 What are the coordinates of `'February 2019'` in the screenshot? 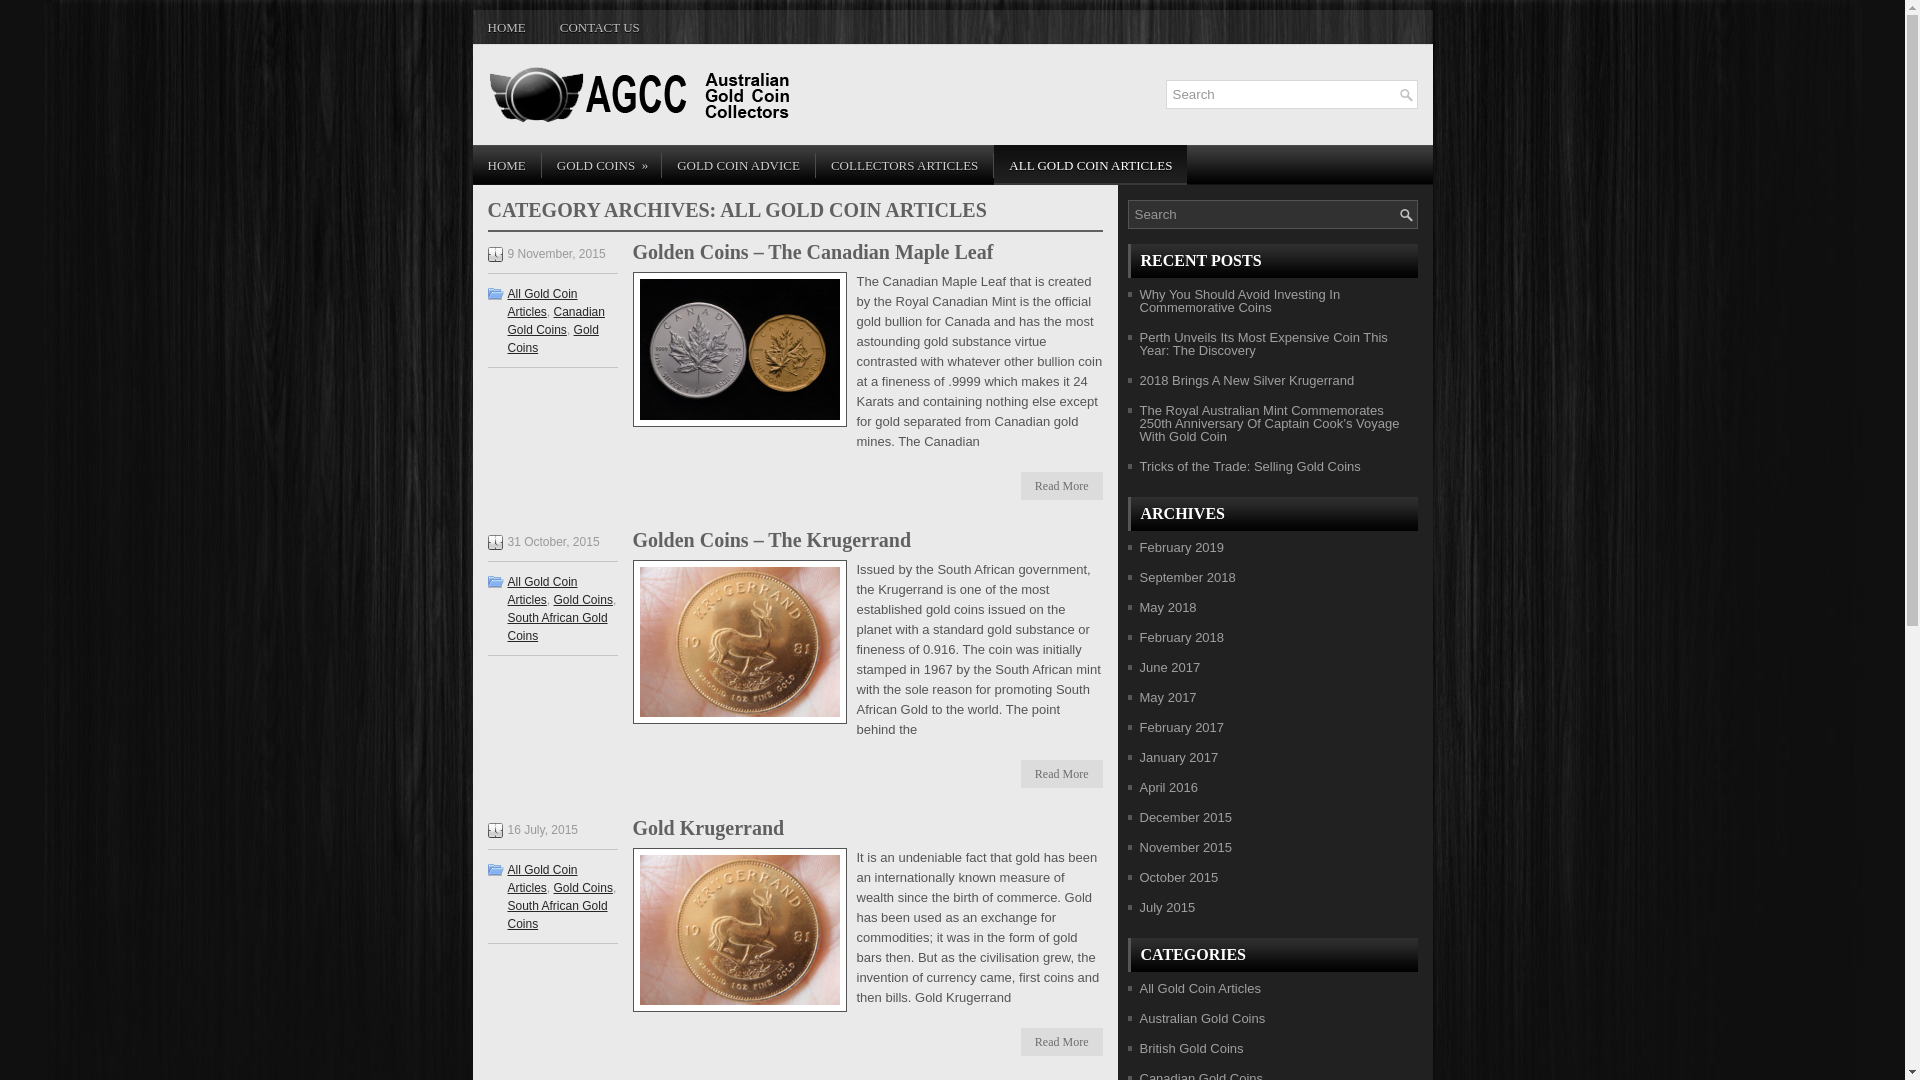 It's located at (1182, 547).